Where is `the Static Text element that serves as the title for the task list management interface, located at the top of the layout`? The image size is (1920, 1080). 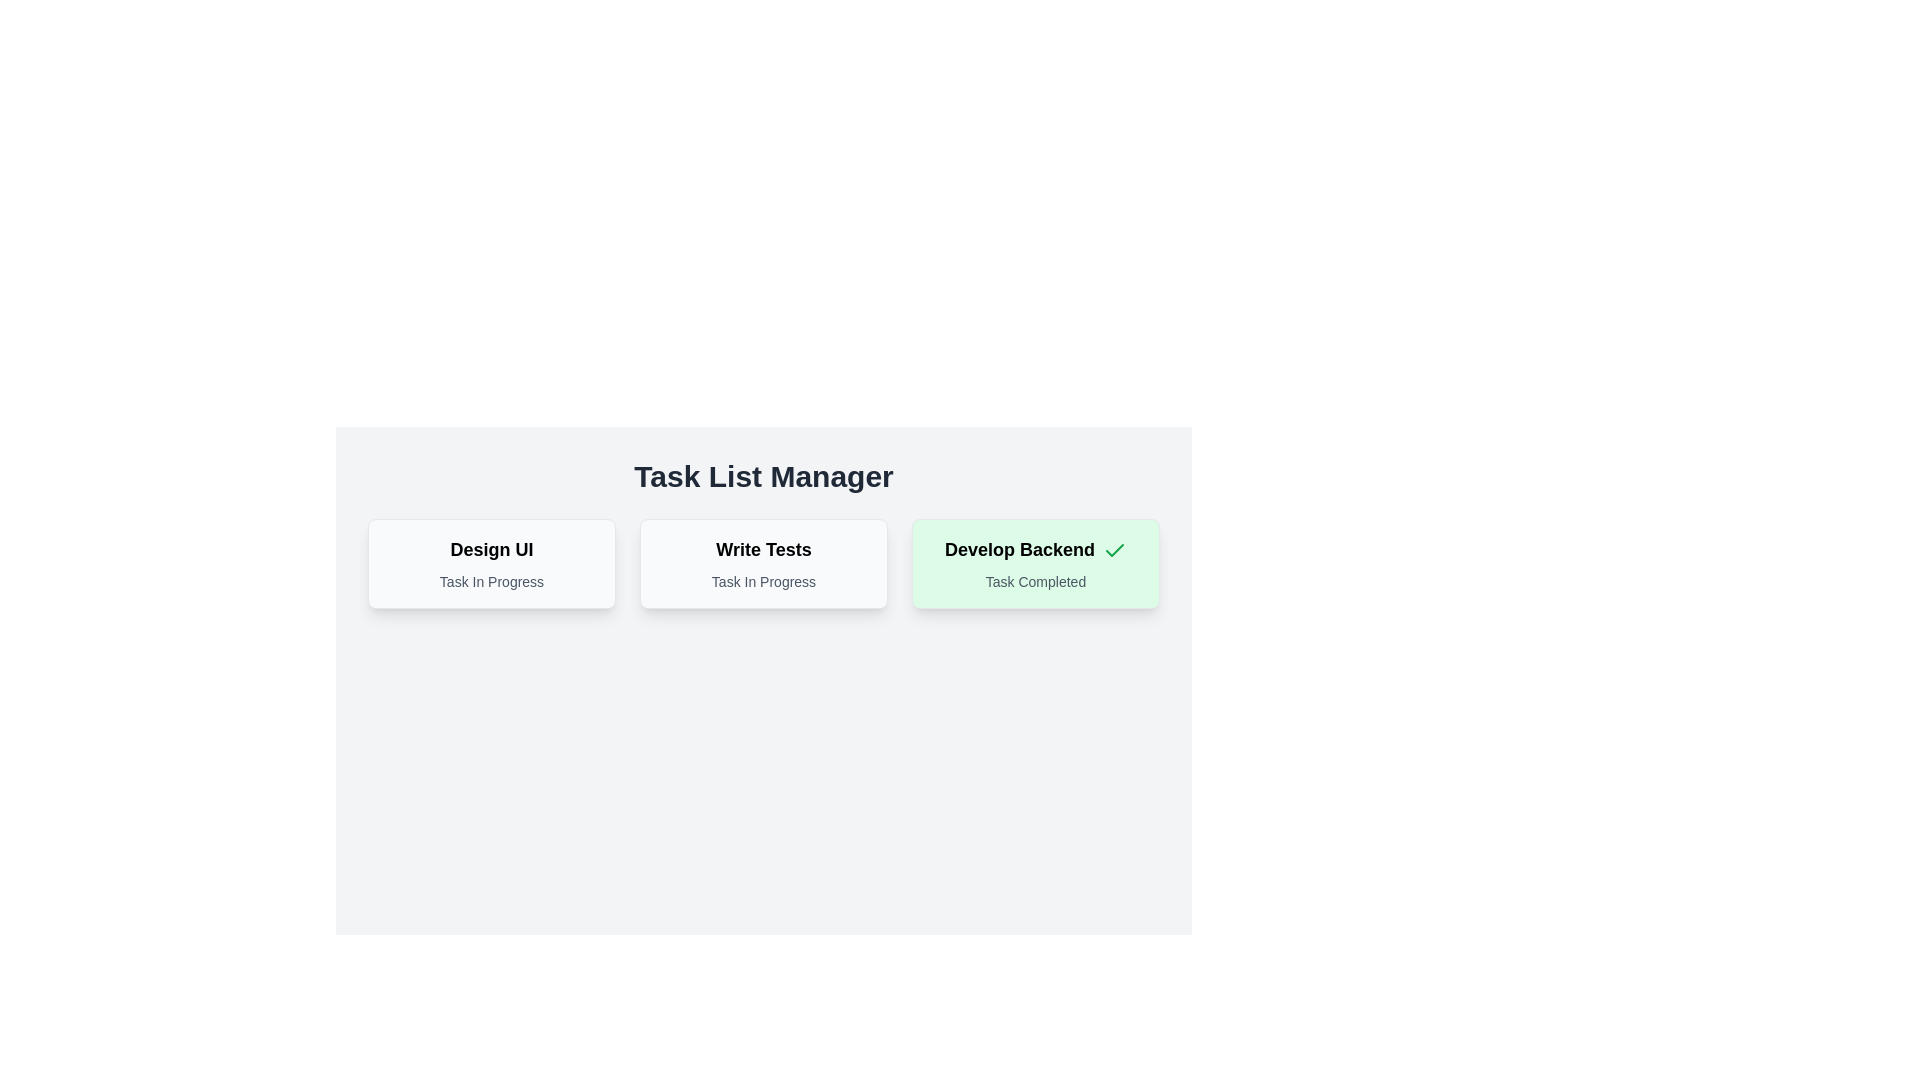 the Static Text element that serves as the title for the task list management interface, located at the top of the layout is located at coordinates (762, 477).